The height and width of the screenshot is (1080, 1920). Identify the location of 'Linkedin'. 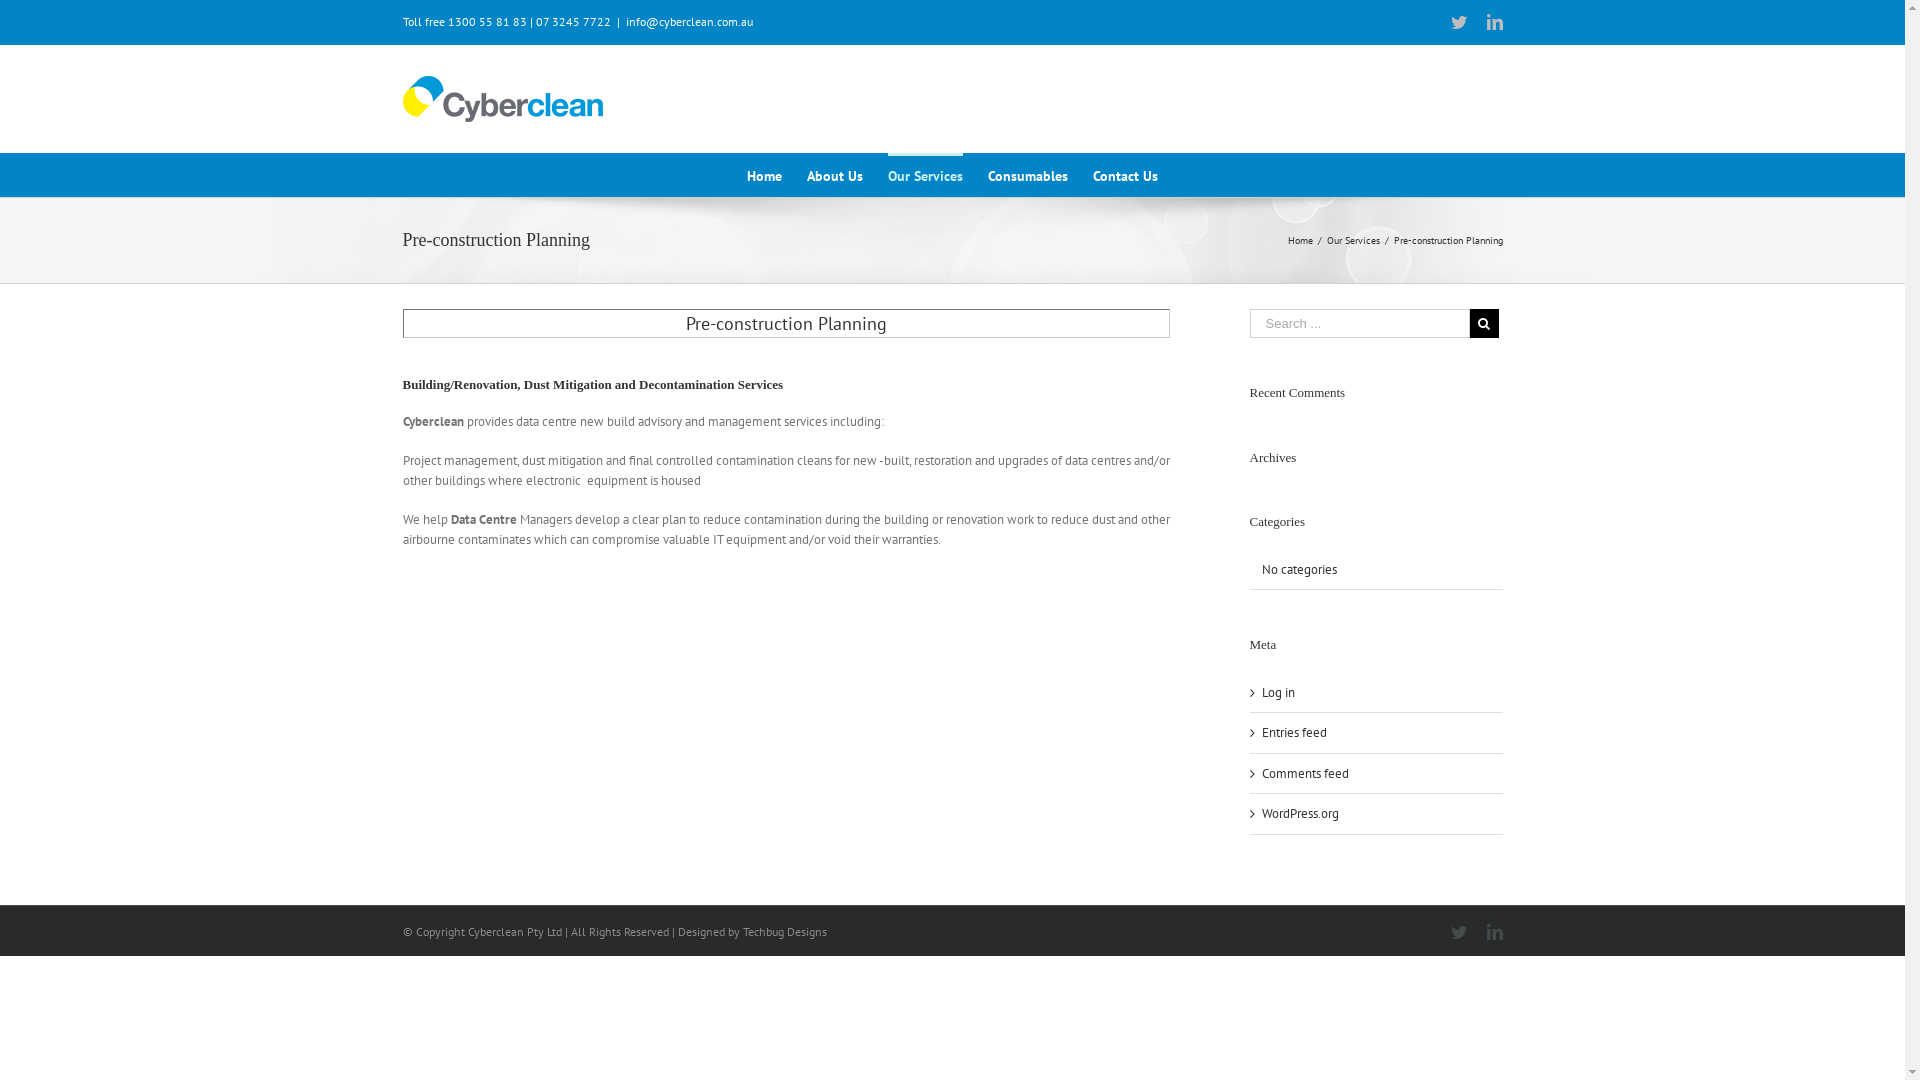
(1493, 22).